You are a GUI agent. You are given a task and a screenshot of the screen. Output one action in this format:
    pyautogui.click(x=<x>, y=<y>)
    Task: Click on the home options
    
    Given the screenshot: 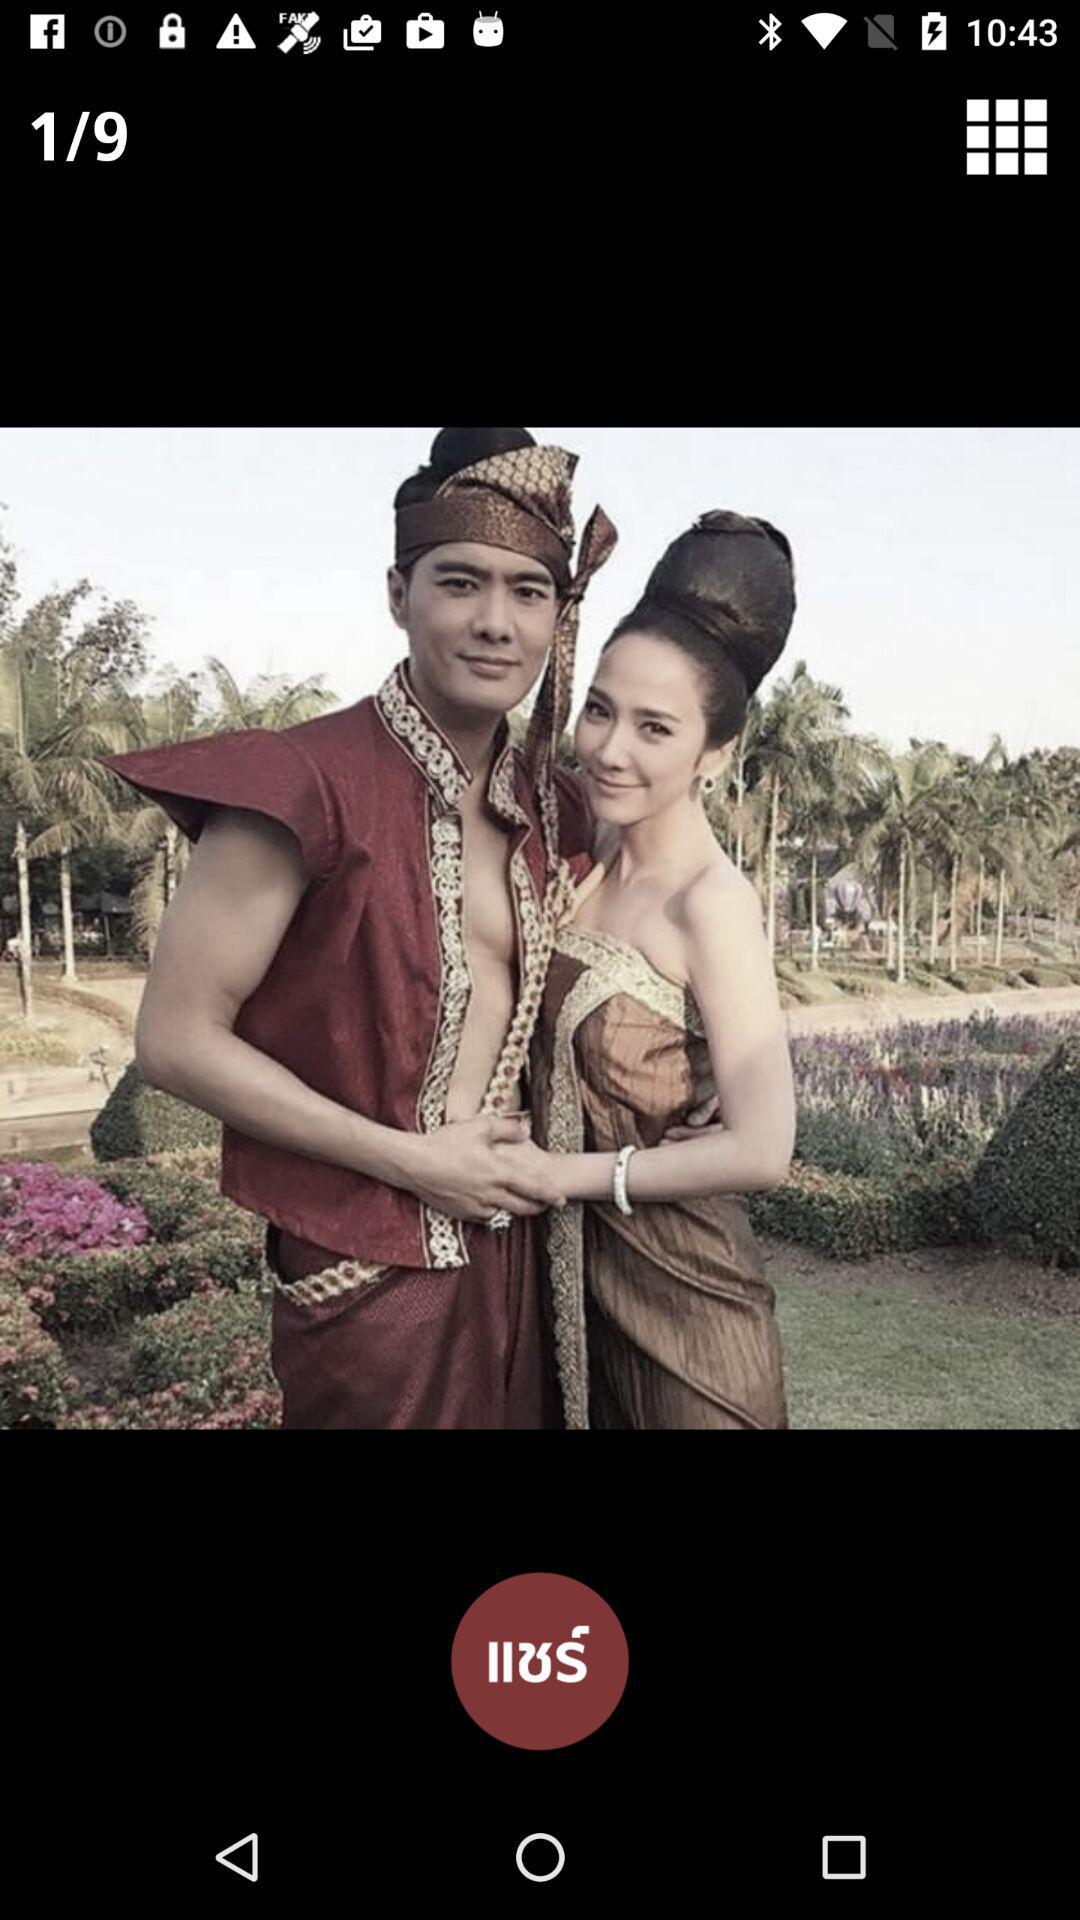 What is the action you would take?
    pyautogui.click(x=1019, y=135)
    